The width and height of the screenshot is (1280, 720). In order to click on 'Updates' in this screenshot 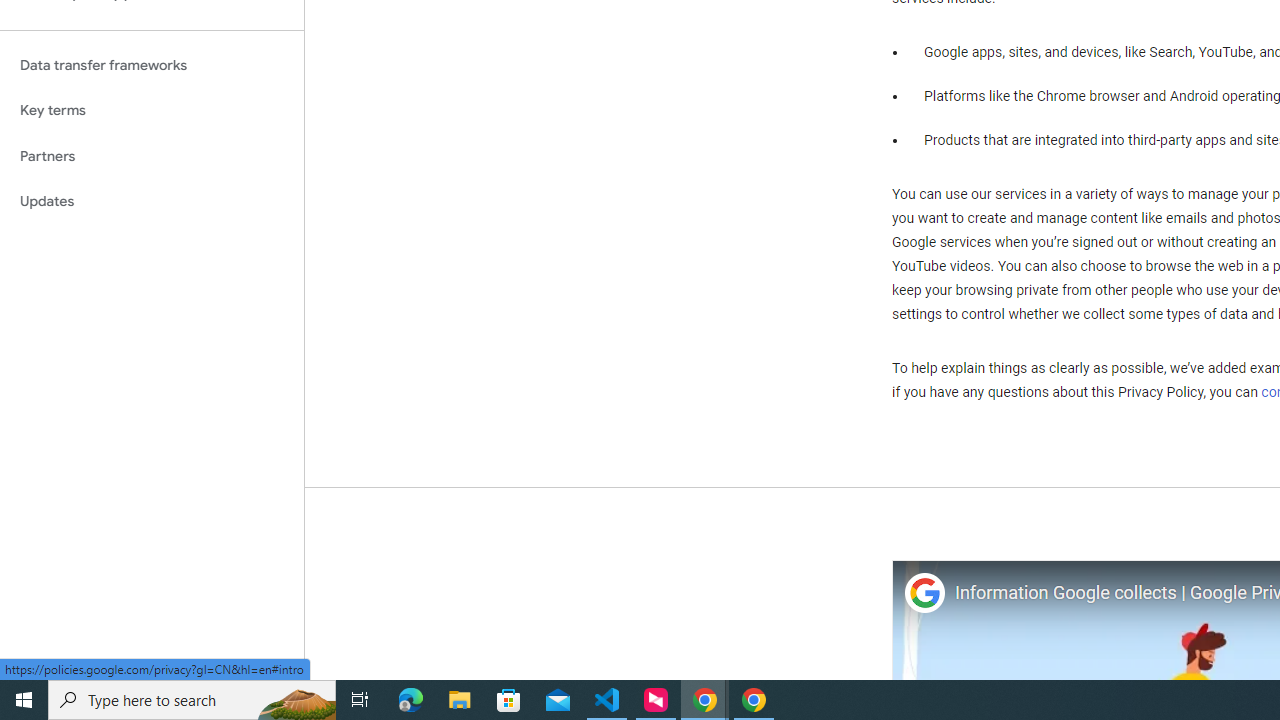, I will do `click(151, 201)`.